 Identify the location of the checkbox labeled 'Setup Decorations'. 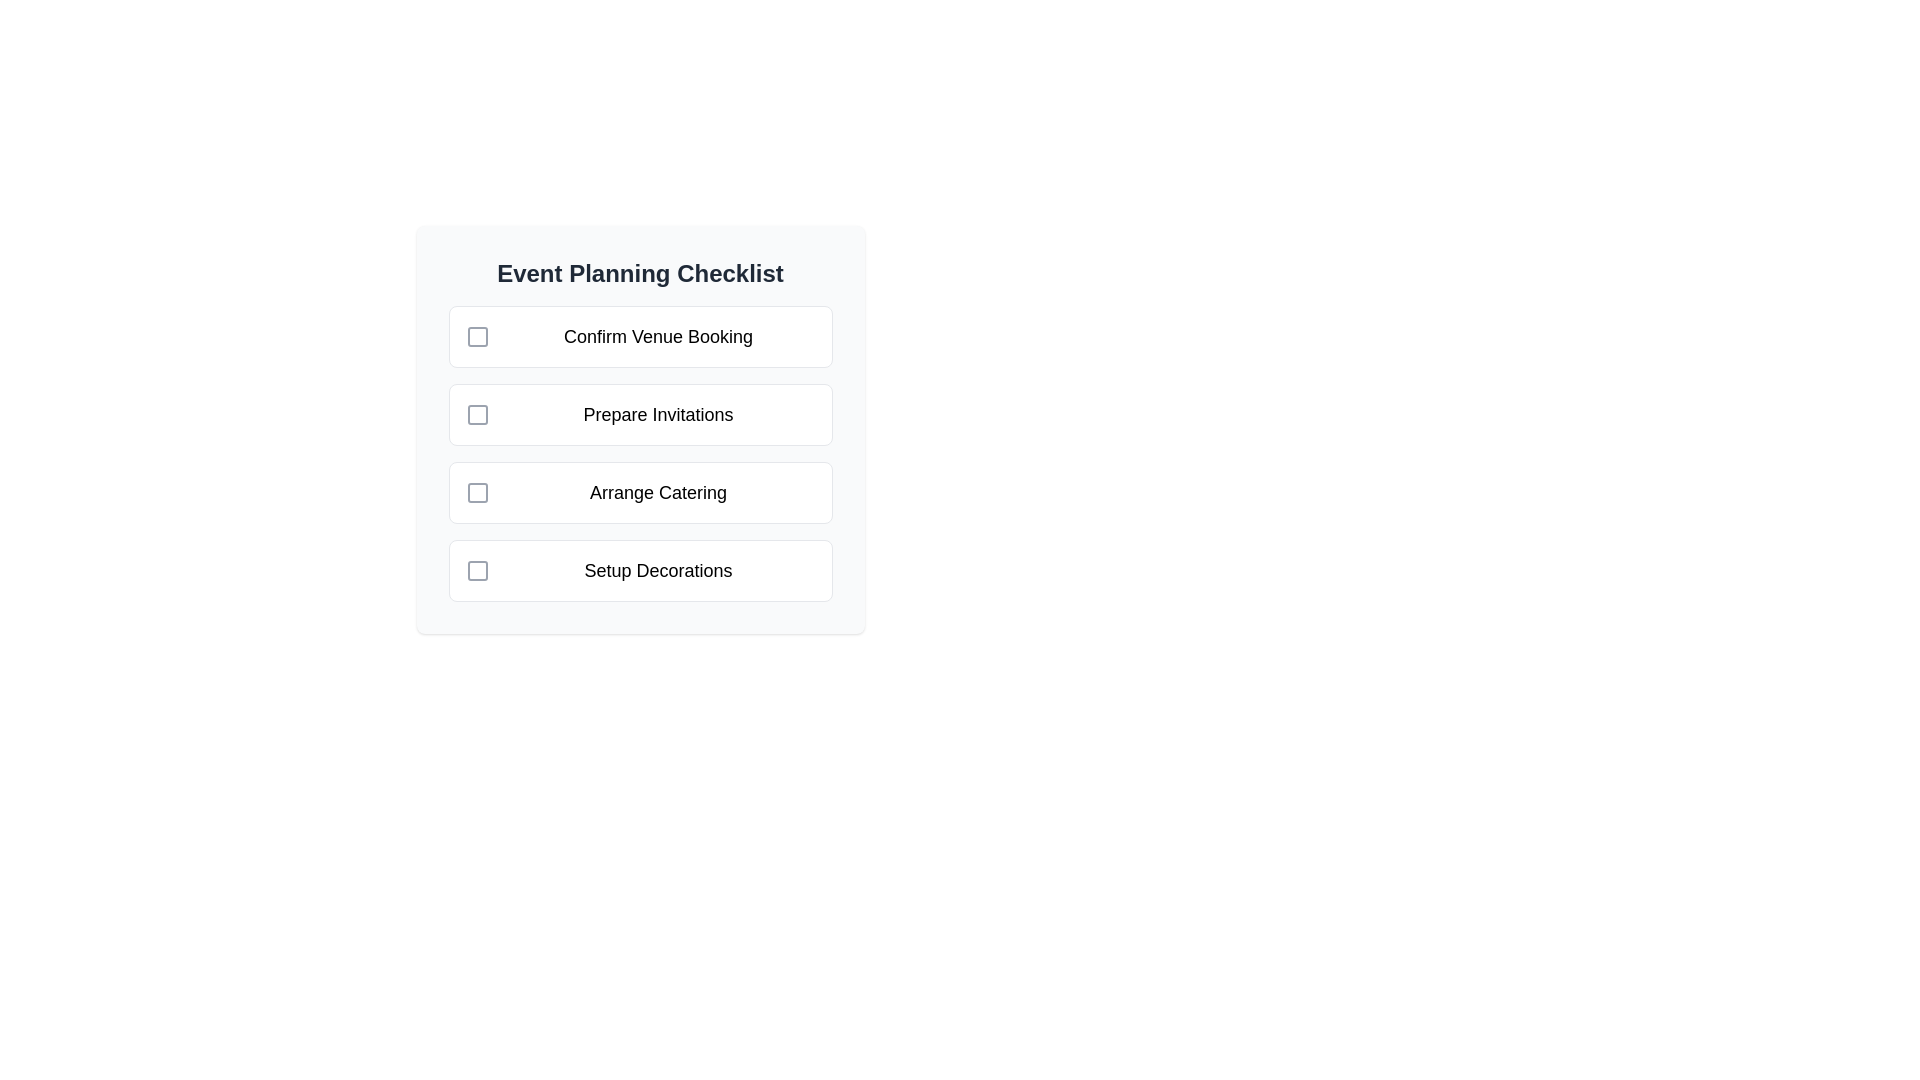
(640, 570).